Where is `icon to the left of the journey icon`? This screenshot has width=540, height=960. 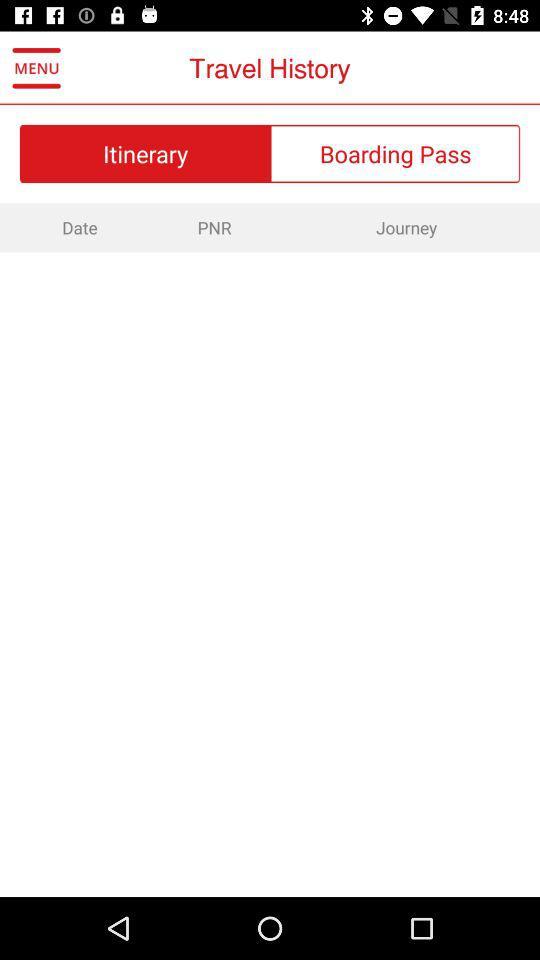 icon to the left of the journey icon is located at coordinates (213, 227).